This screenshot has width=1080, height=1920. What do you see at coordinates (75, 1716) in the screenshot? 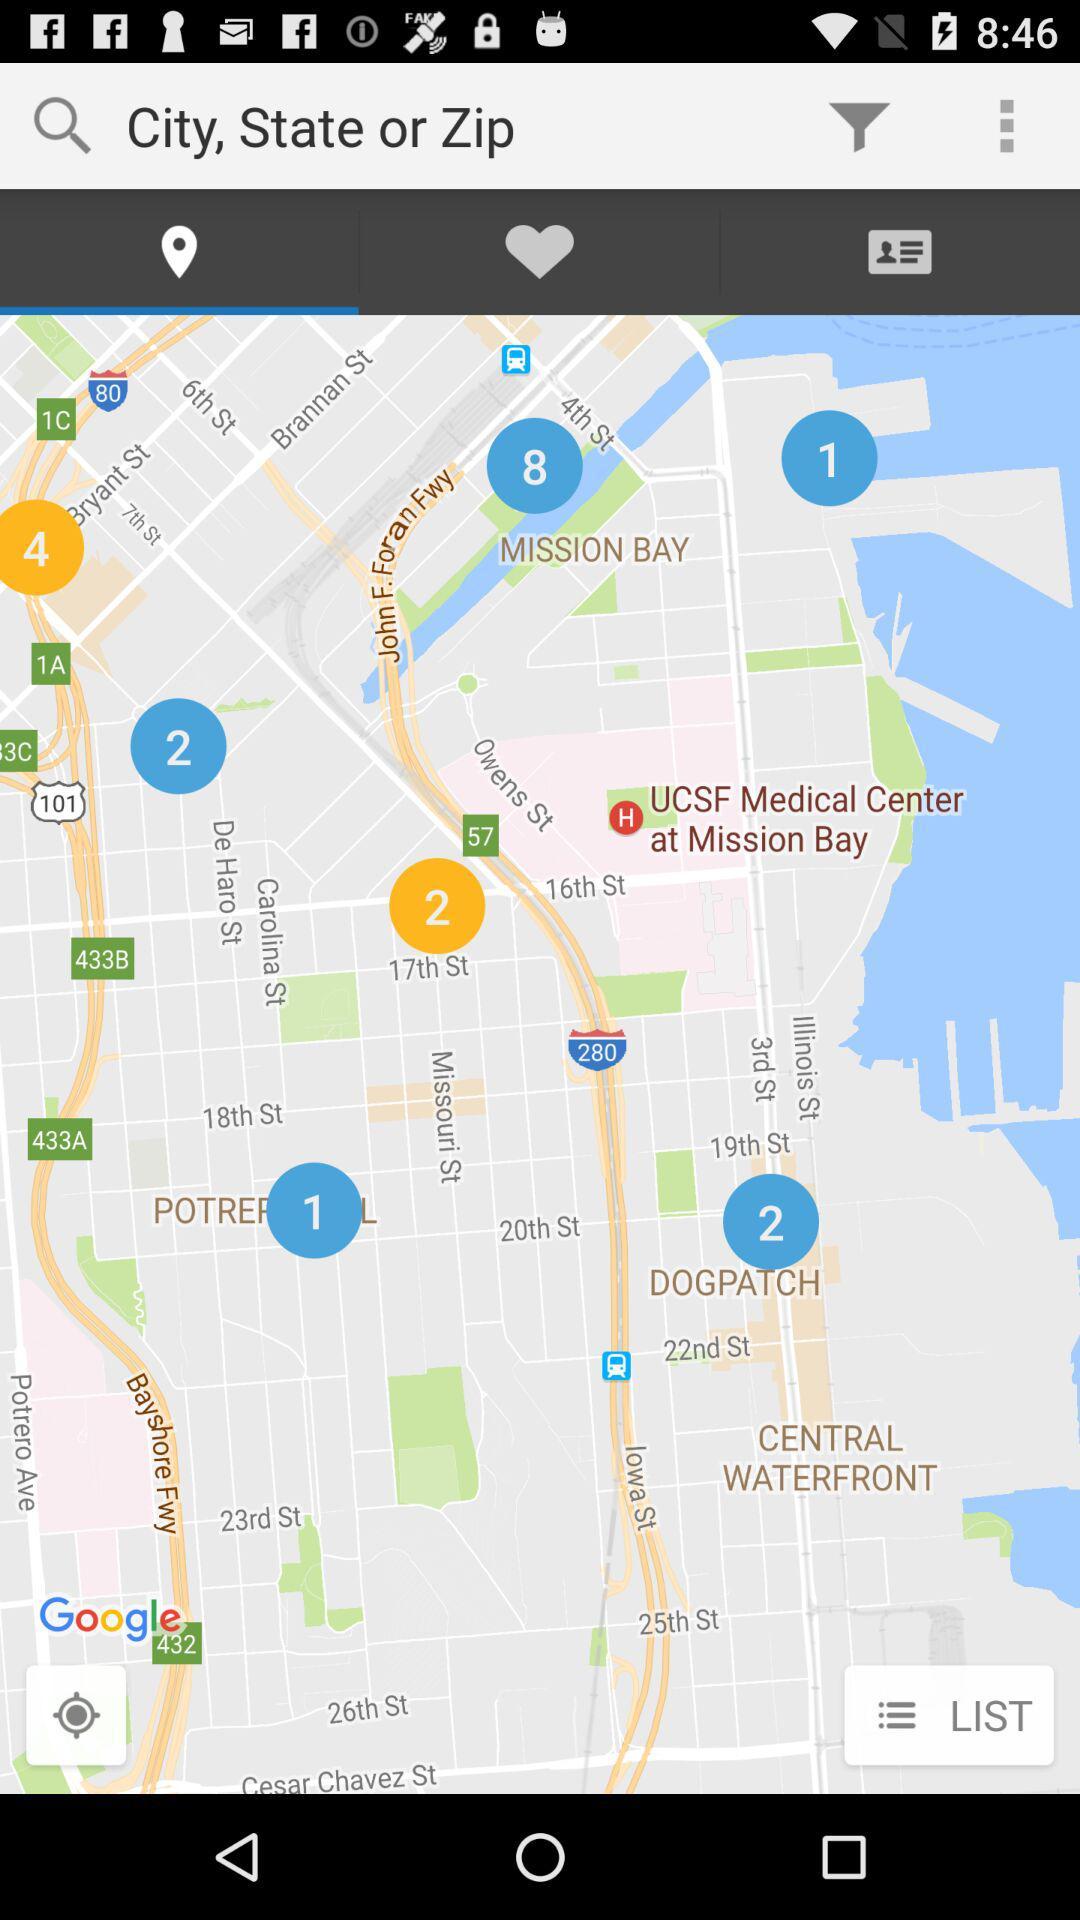
I see `item to the left of list button` at bounding box center [75, 1716].